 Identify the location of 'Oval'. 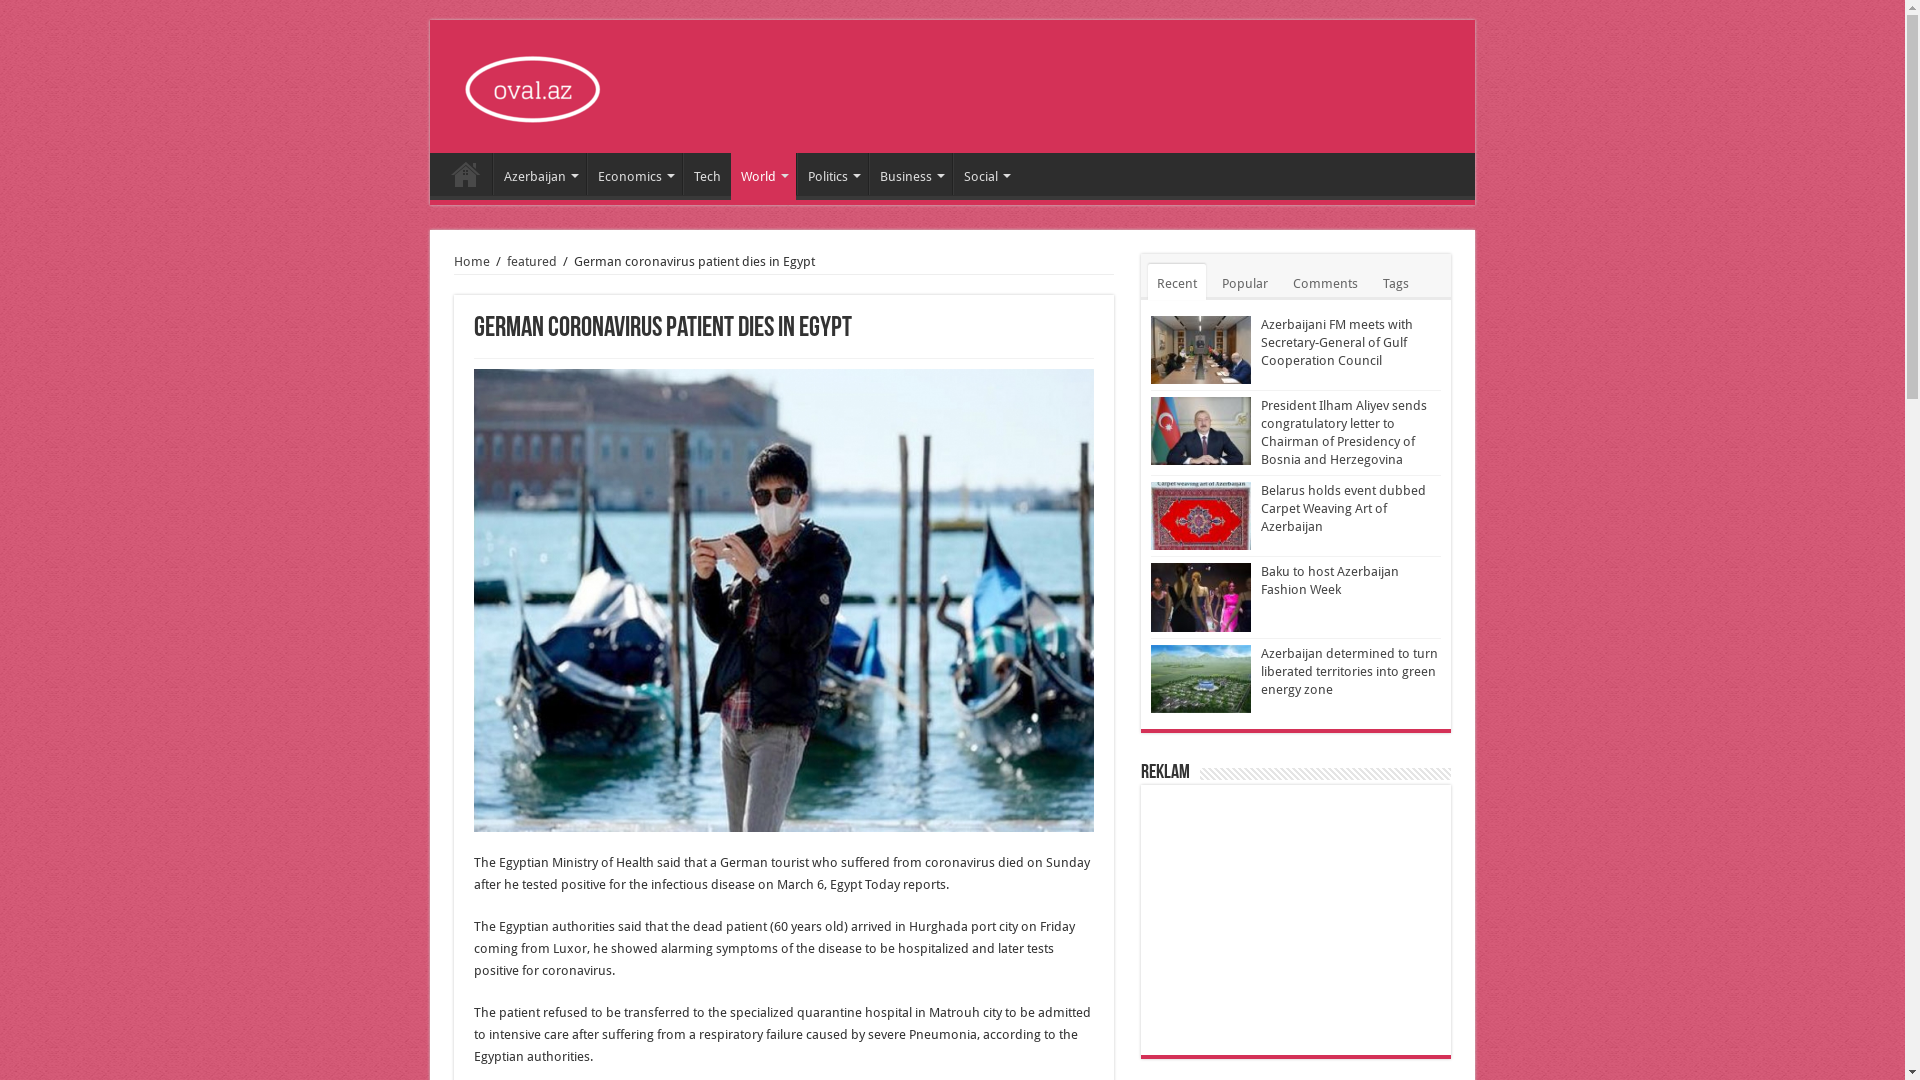
(536, 83).